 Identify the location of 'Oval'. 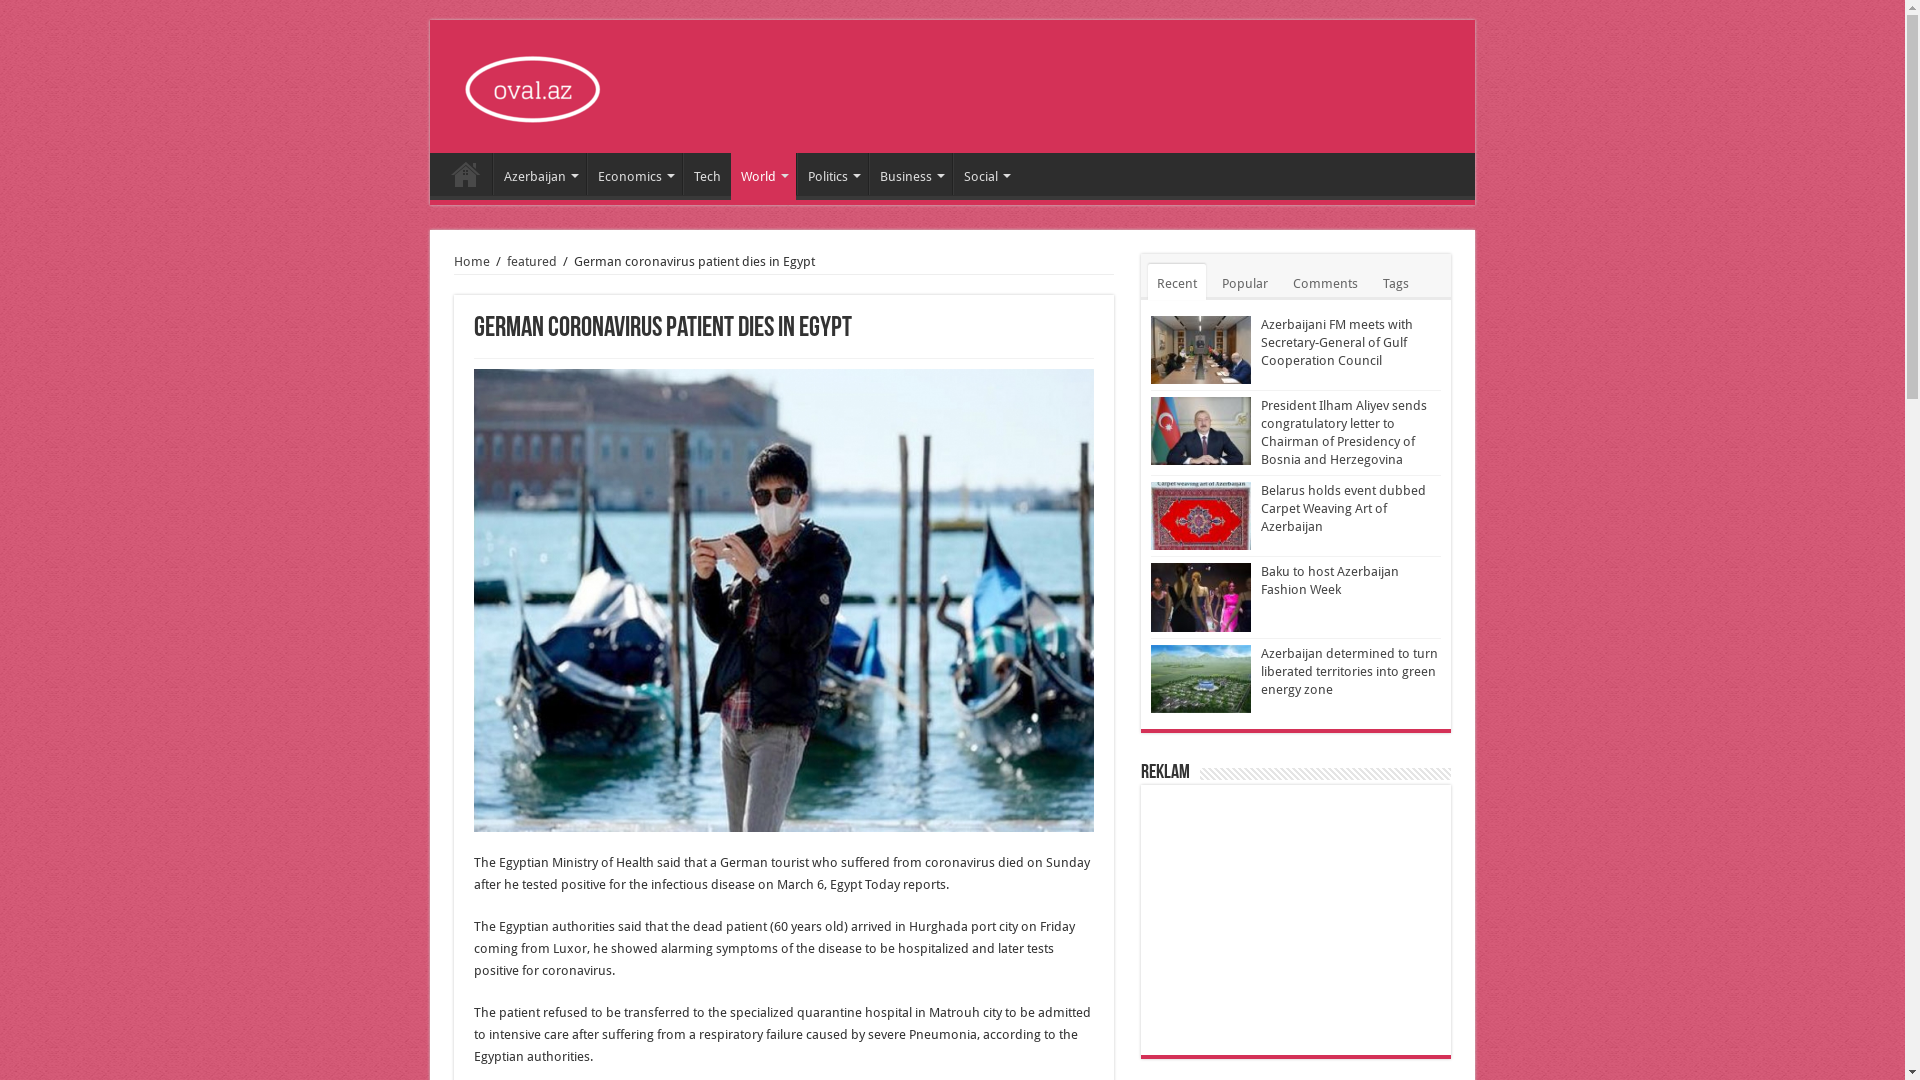
(536, 83).